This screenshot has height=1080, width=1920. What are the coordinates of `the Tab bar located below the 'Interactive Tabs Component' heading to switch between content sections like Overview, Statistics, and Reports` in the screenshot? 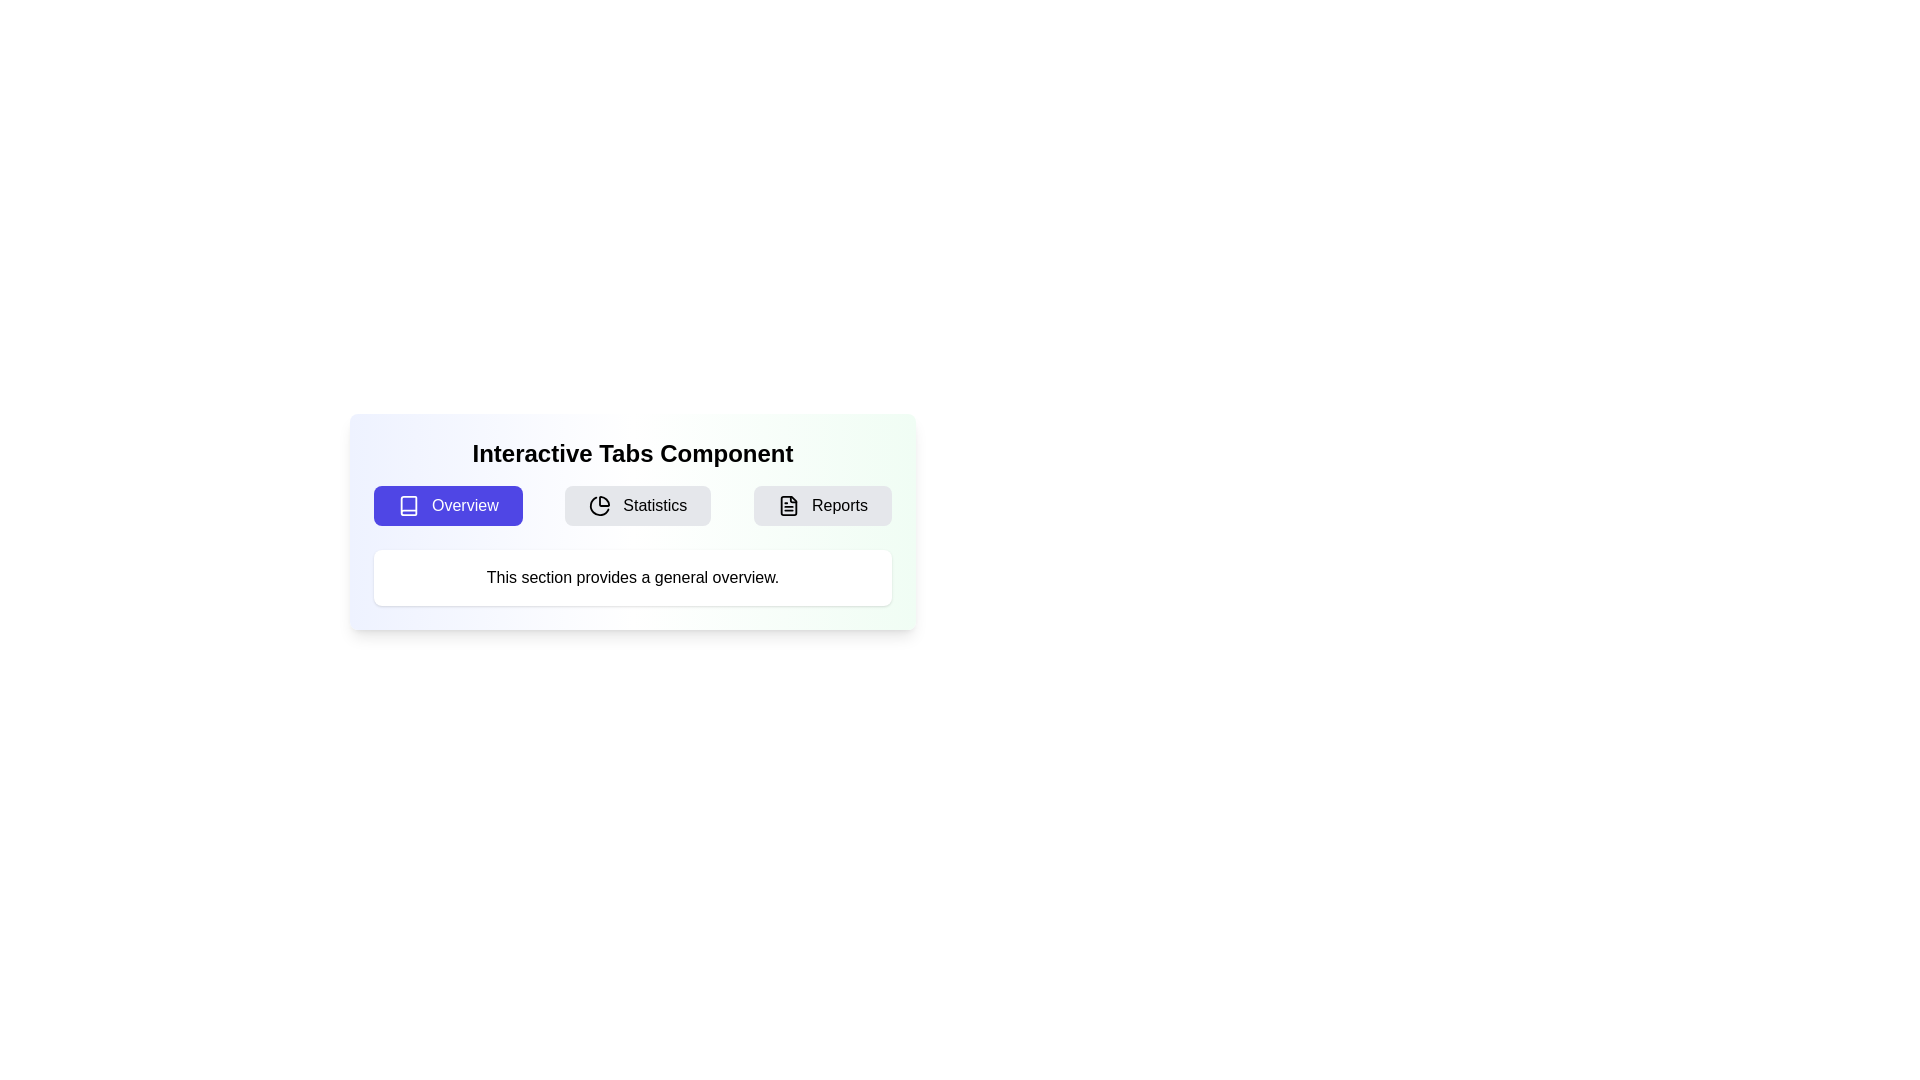 It's located at (632, 504).